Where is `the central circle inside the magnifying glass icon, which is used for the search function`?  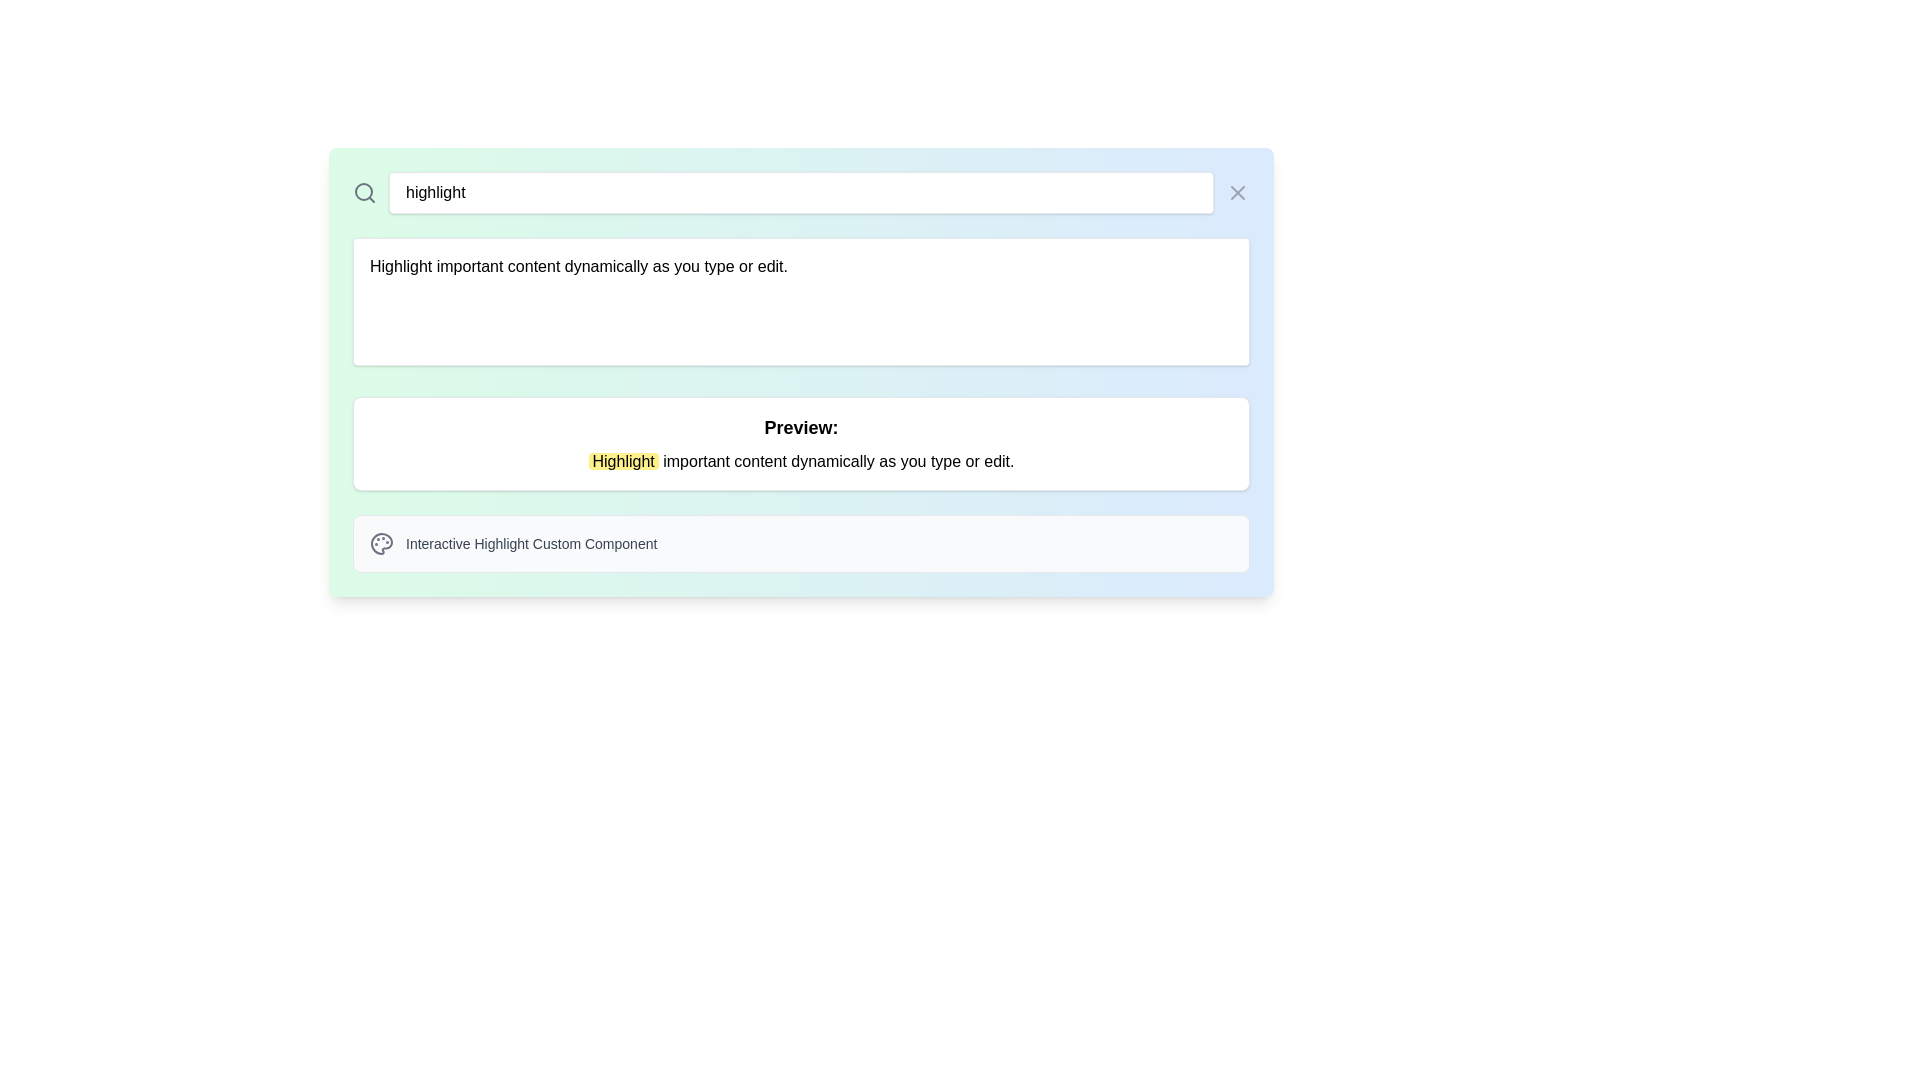
the central circle inside the magnifying glass icon, which is used for the search function is located at coordinates (364, 192).